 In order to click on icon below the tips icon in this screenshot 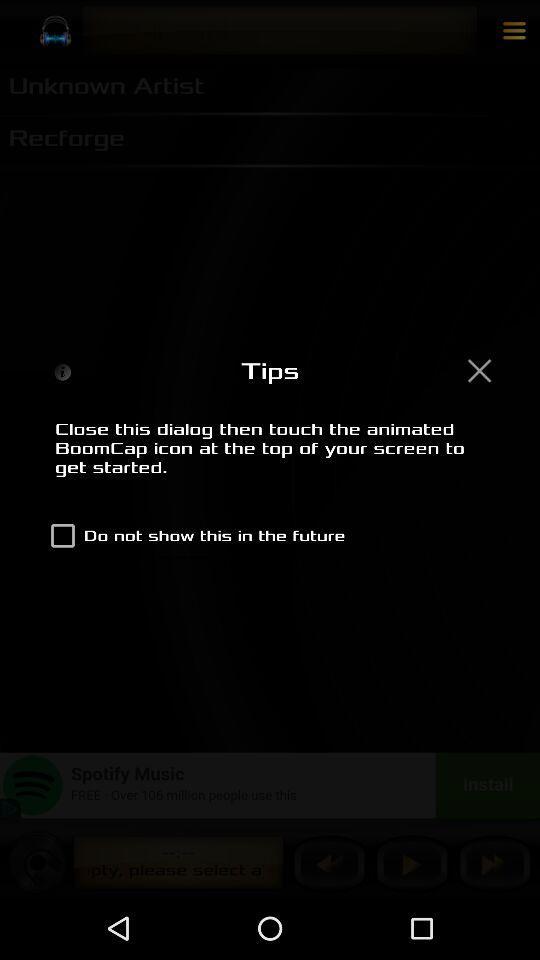, I will do `click(270, 459)`.